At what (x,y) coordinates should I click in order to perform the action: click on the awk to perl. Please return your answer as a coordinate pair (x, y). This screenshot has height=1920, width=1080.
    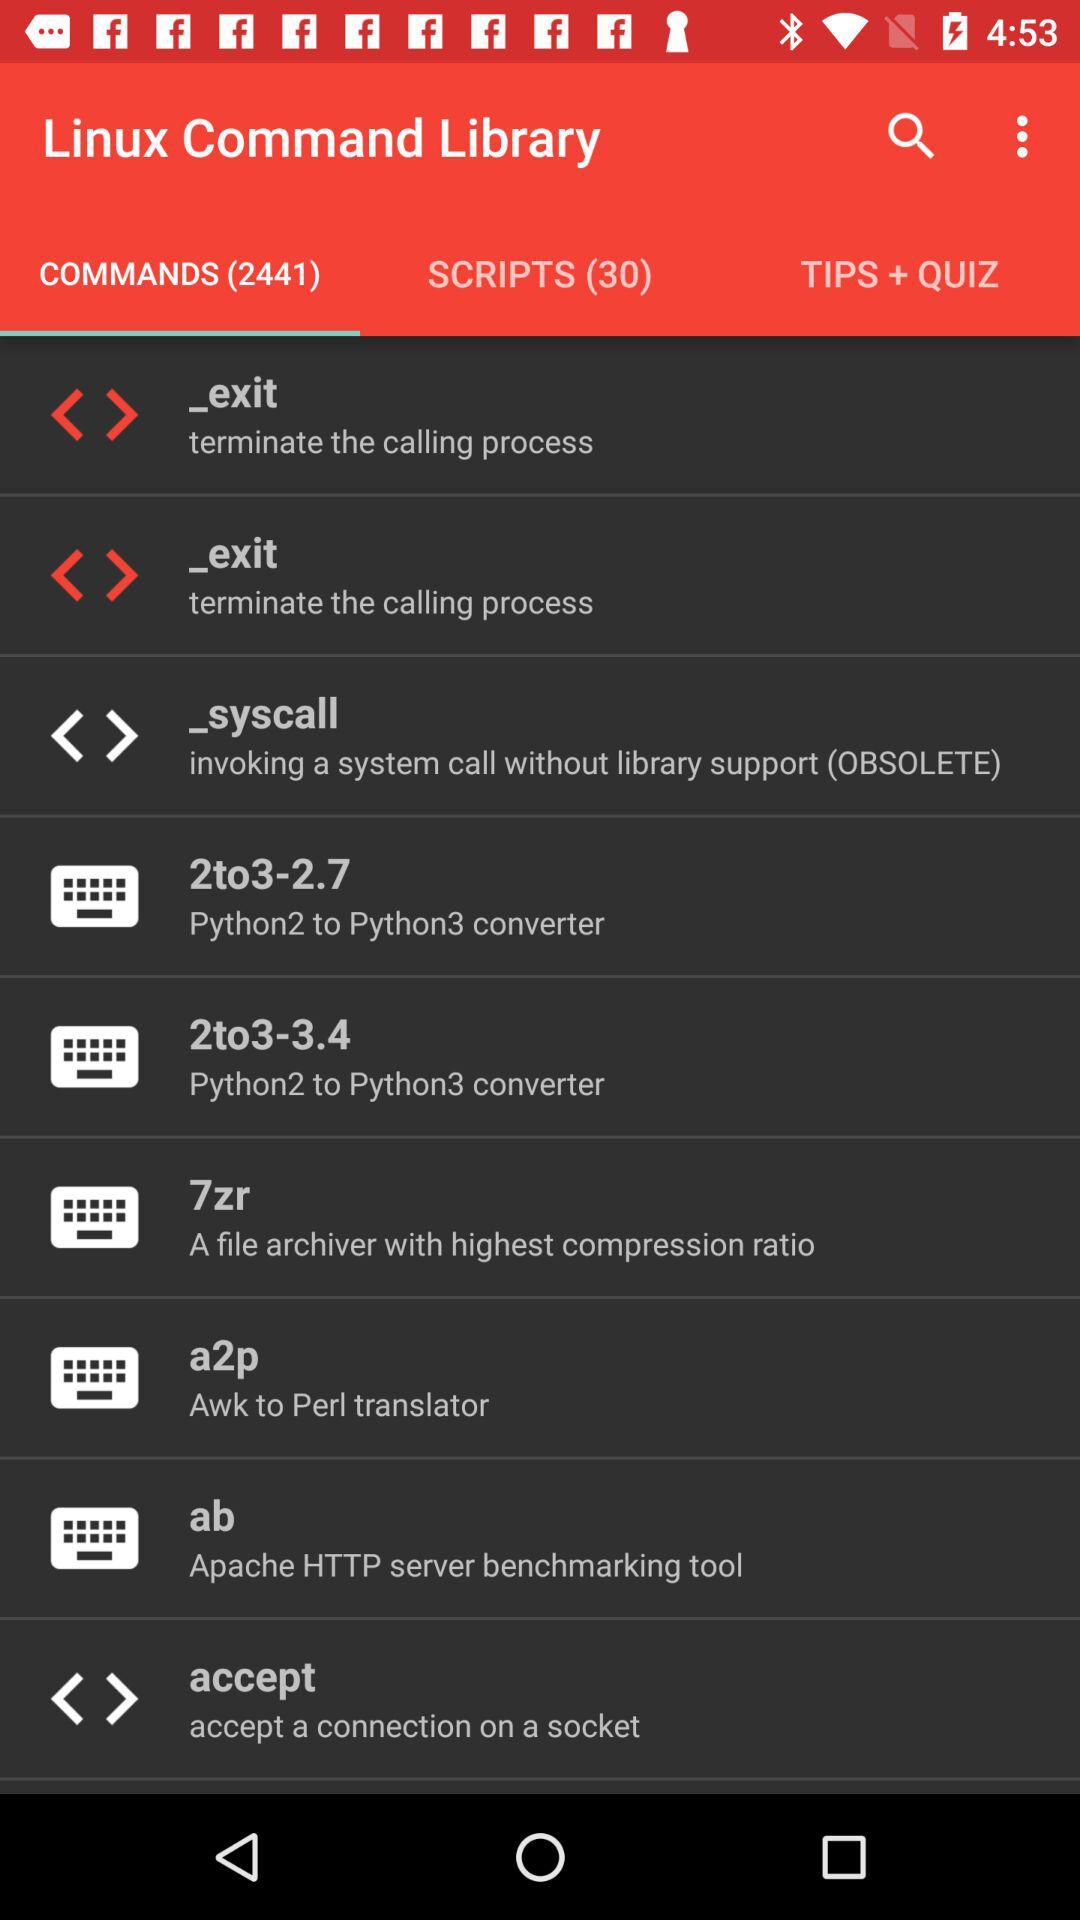
    Looking at the image, I should click on (338, 1402).